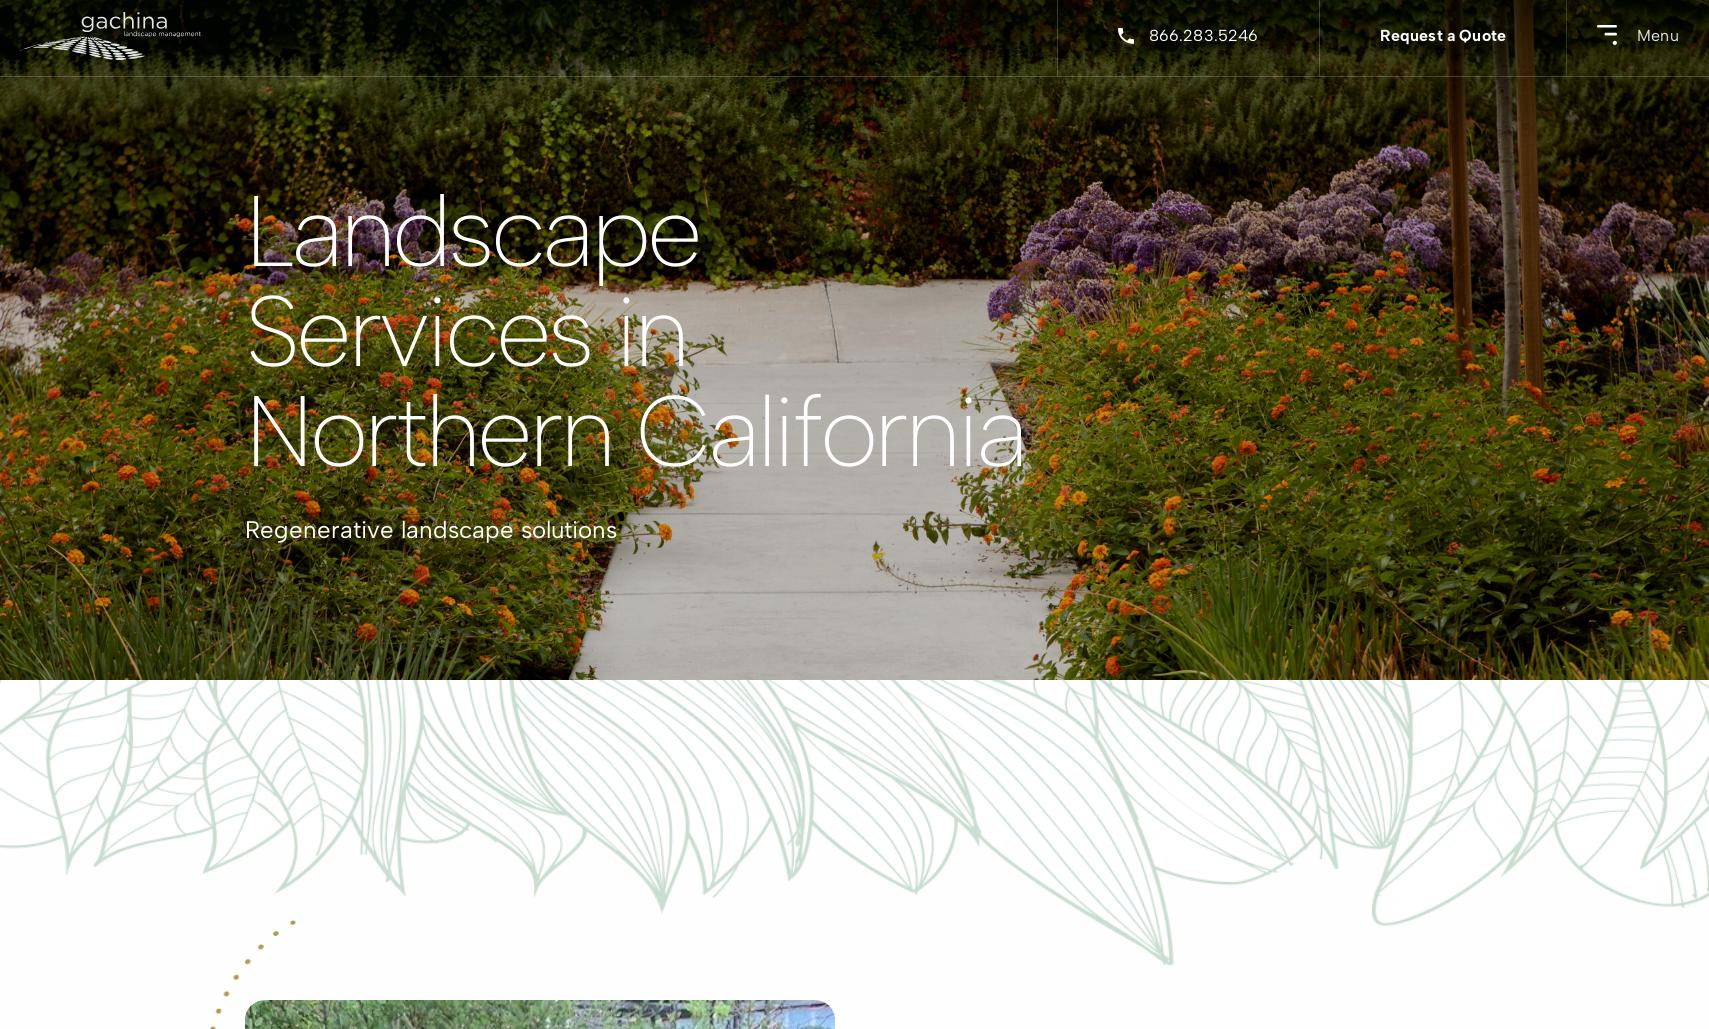 The width and height of the screenshot is (1709, 1029). I want to click on 'Clients', so click(358, 337).